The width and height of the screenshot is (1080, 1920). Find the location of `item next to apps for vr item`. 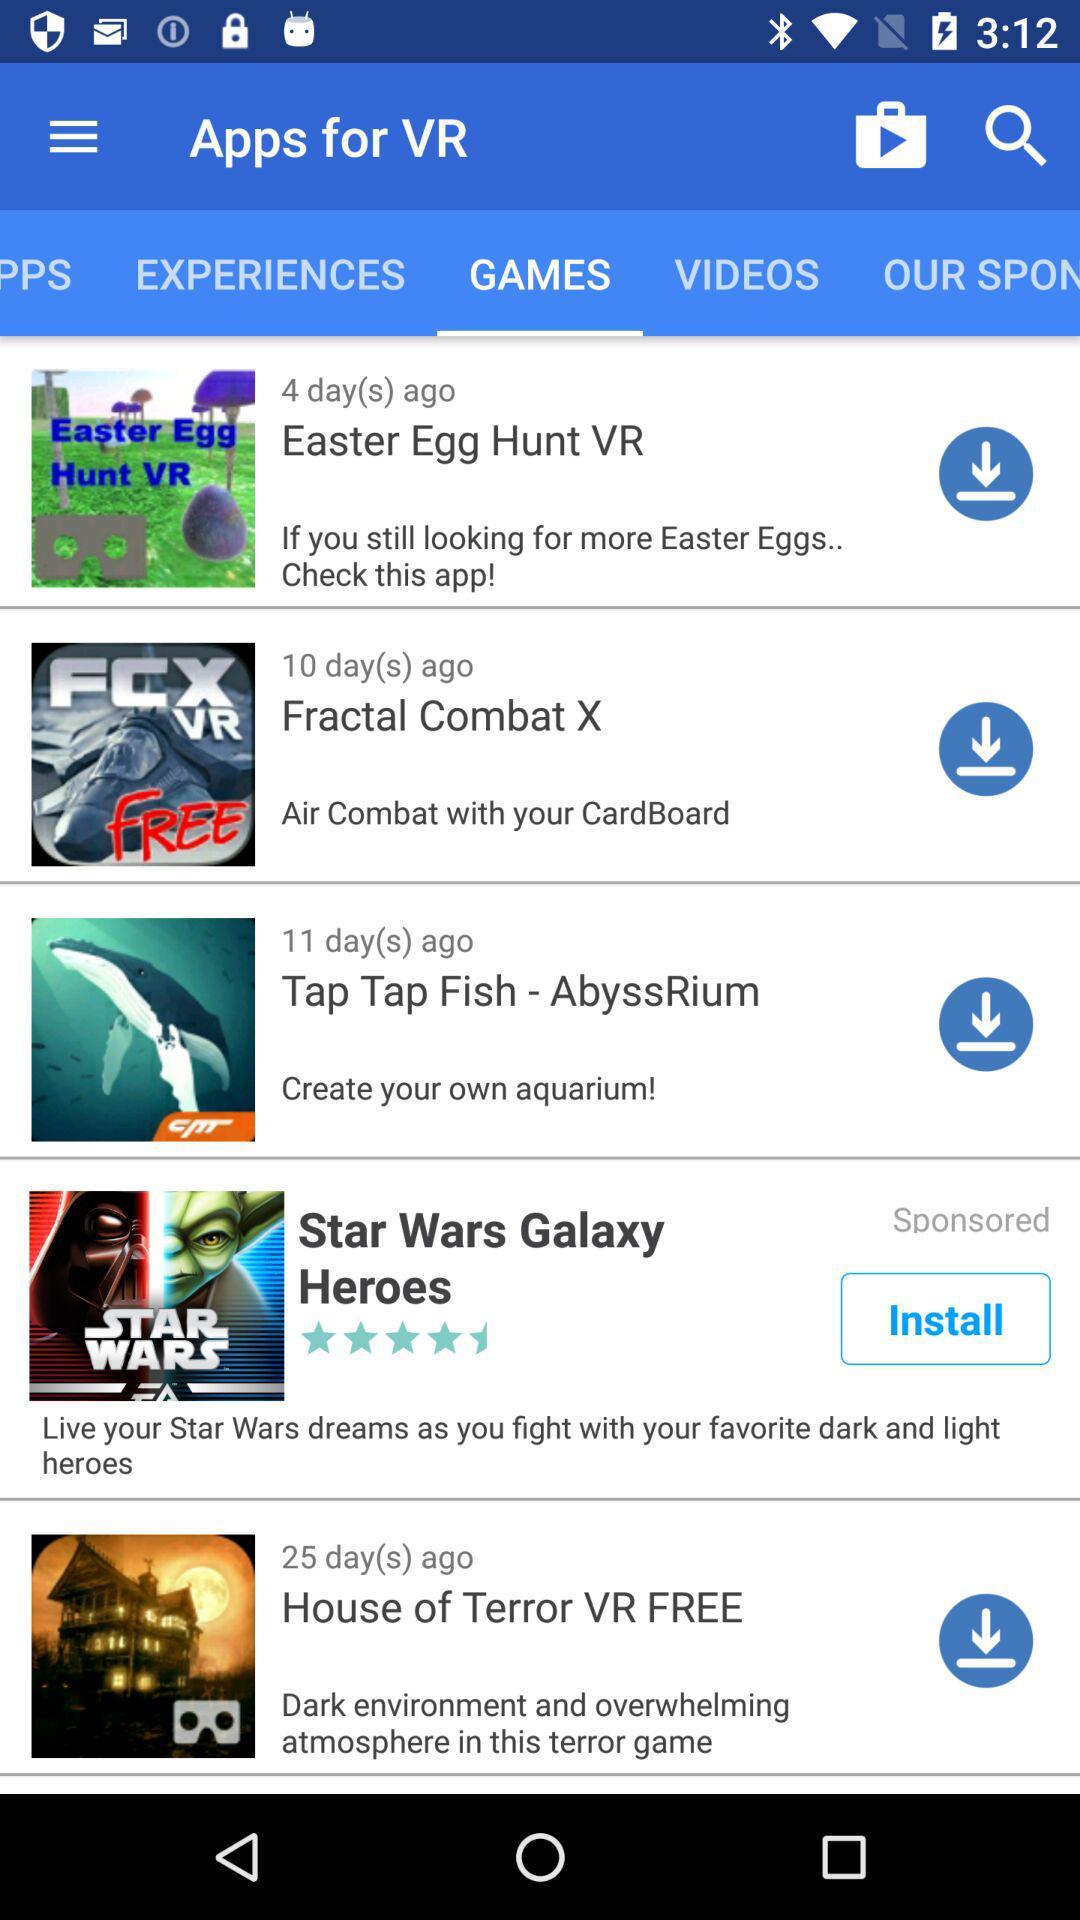

item next to apps for vr item is located at coordinates (72, 135).